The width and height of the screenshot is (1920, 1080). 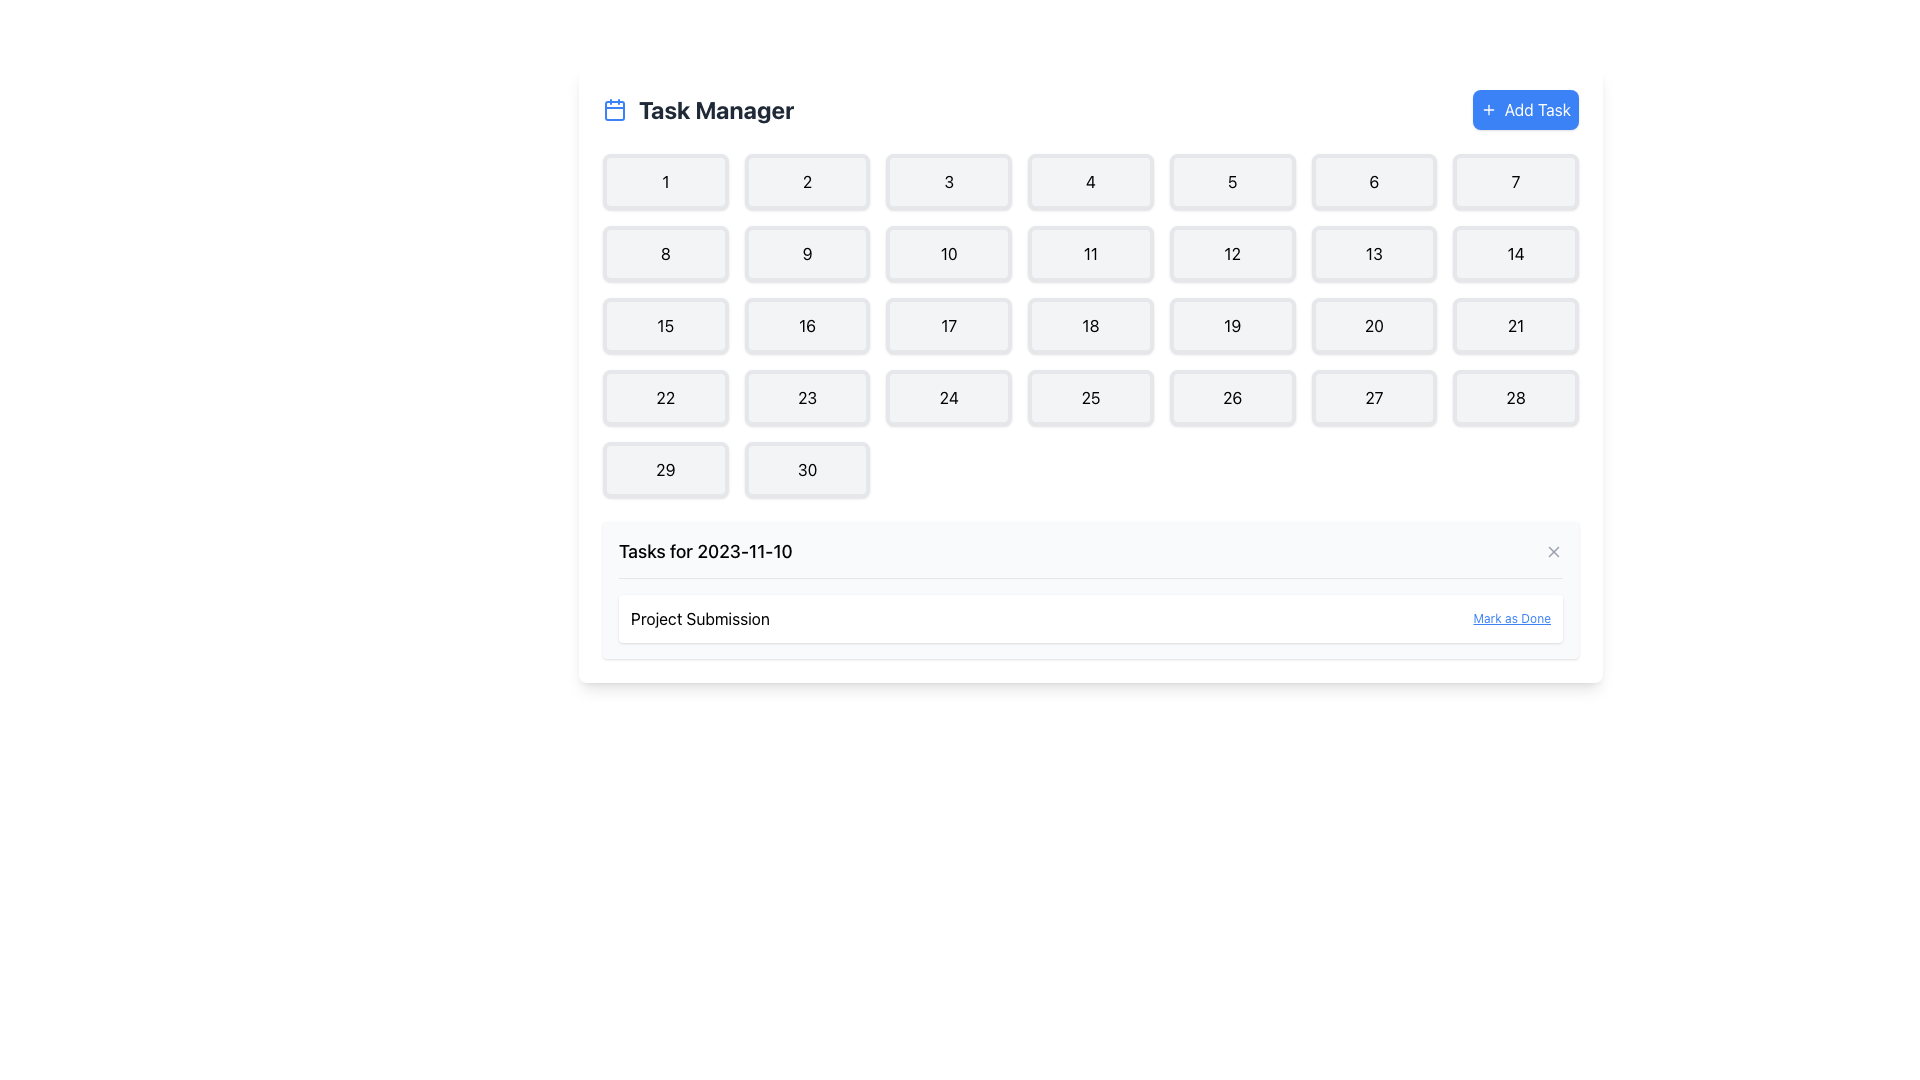 What do you see at coordinates (1516, 181) in the screenshot?
I see `the button numbered '7' which is located in the first row and seventh column of the grid for keyboard navigation` at bounding box center [1516, 181].